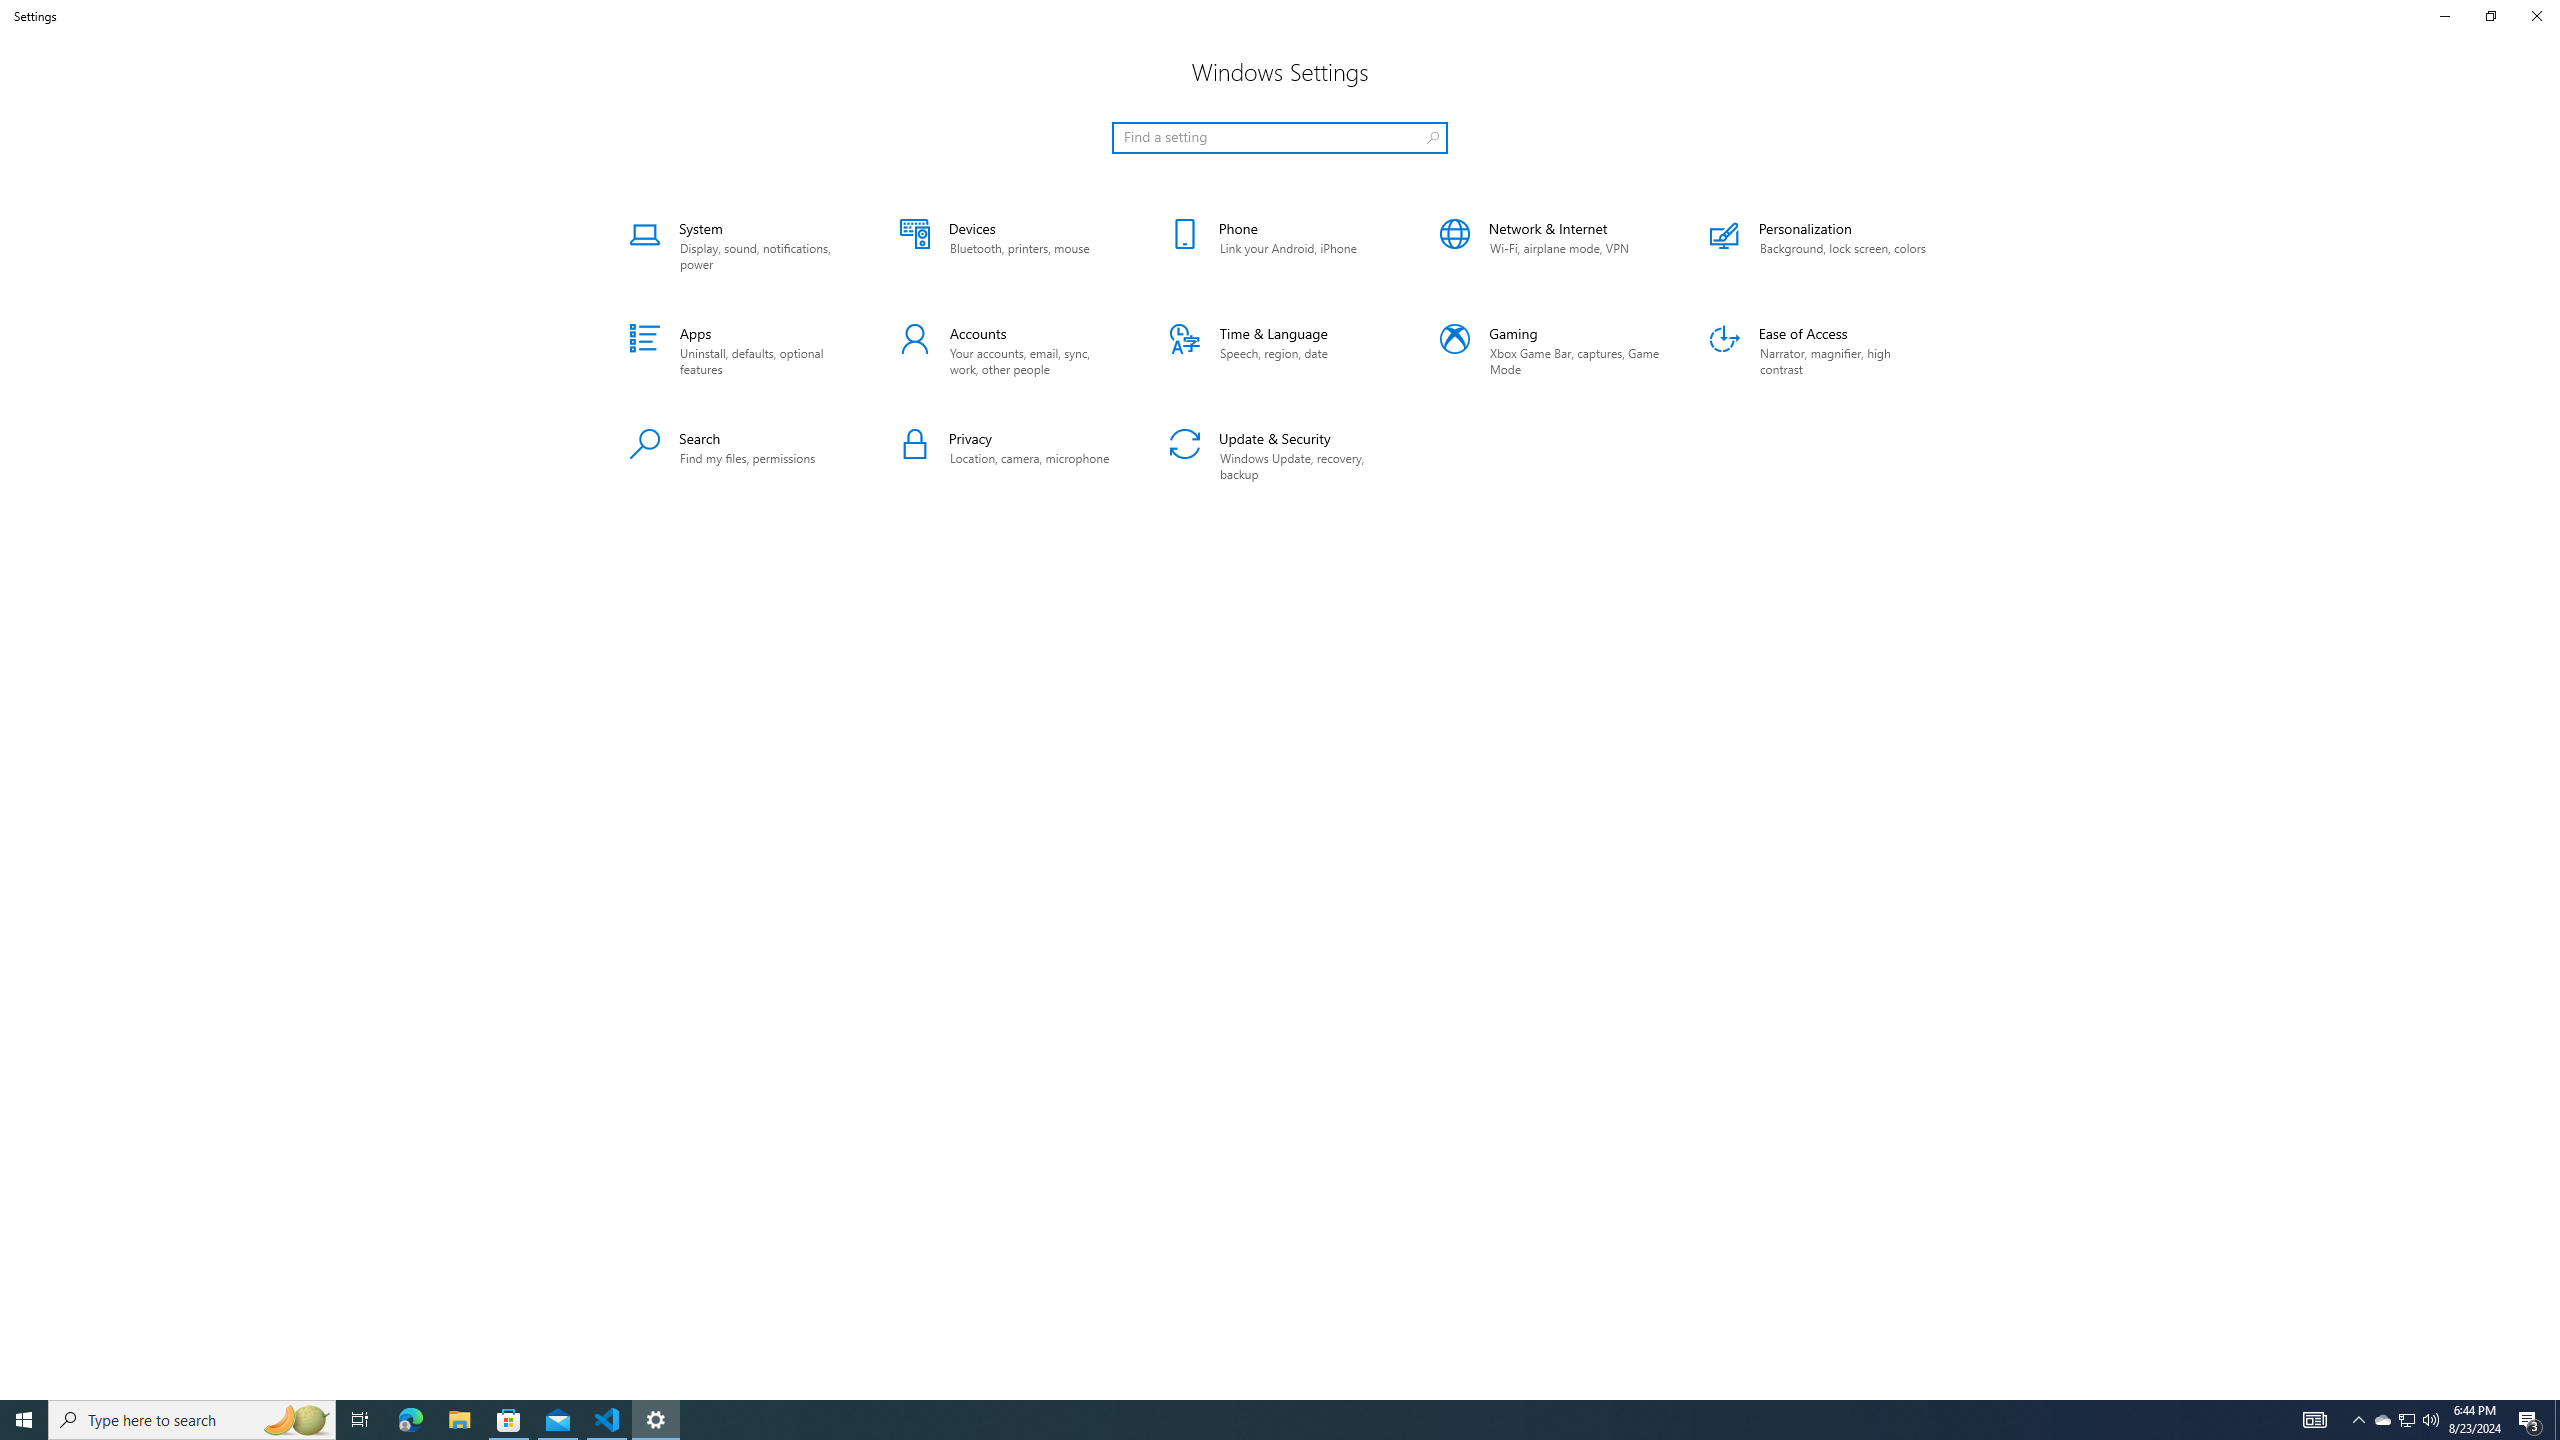 This screenshot has width=2560, height=1440. I want to click on 'Close Settings', so click(2535, 15).